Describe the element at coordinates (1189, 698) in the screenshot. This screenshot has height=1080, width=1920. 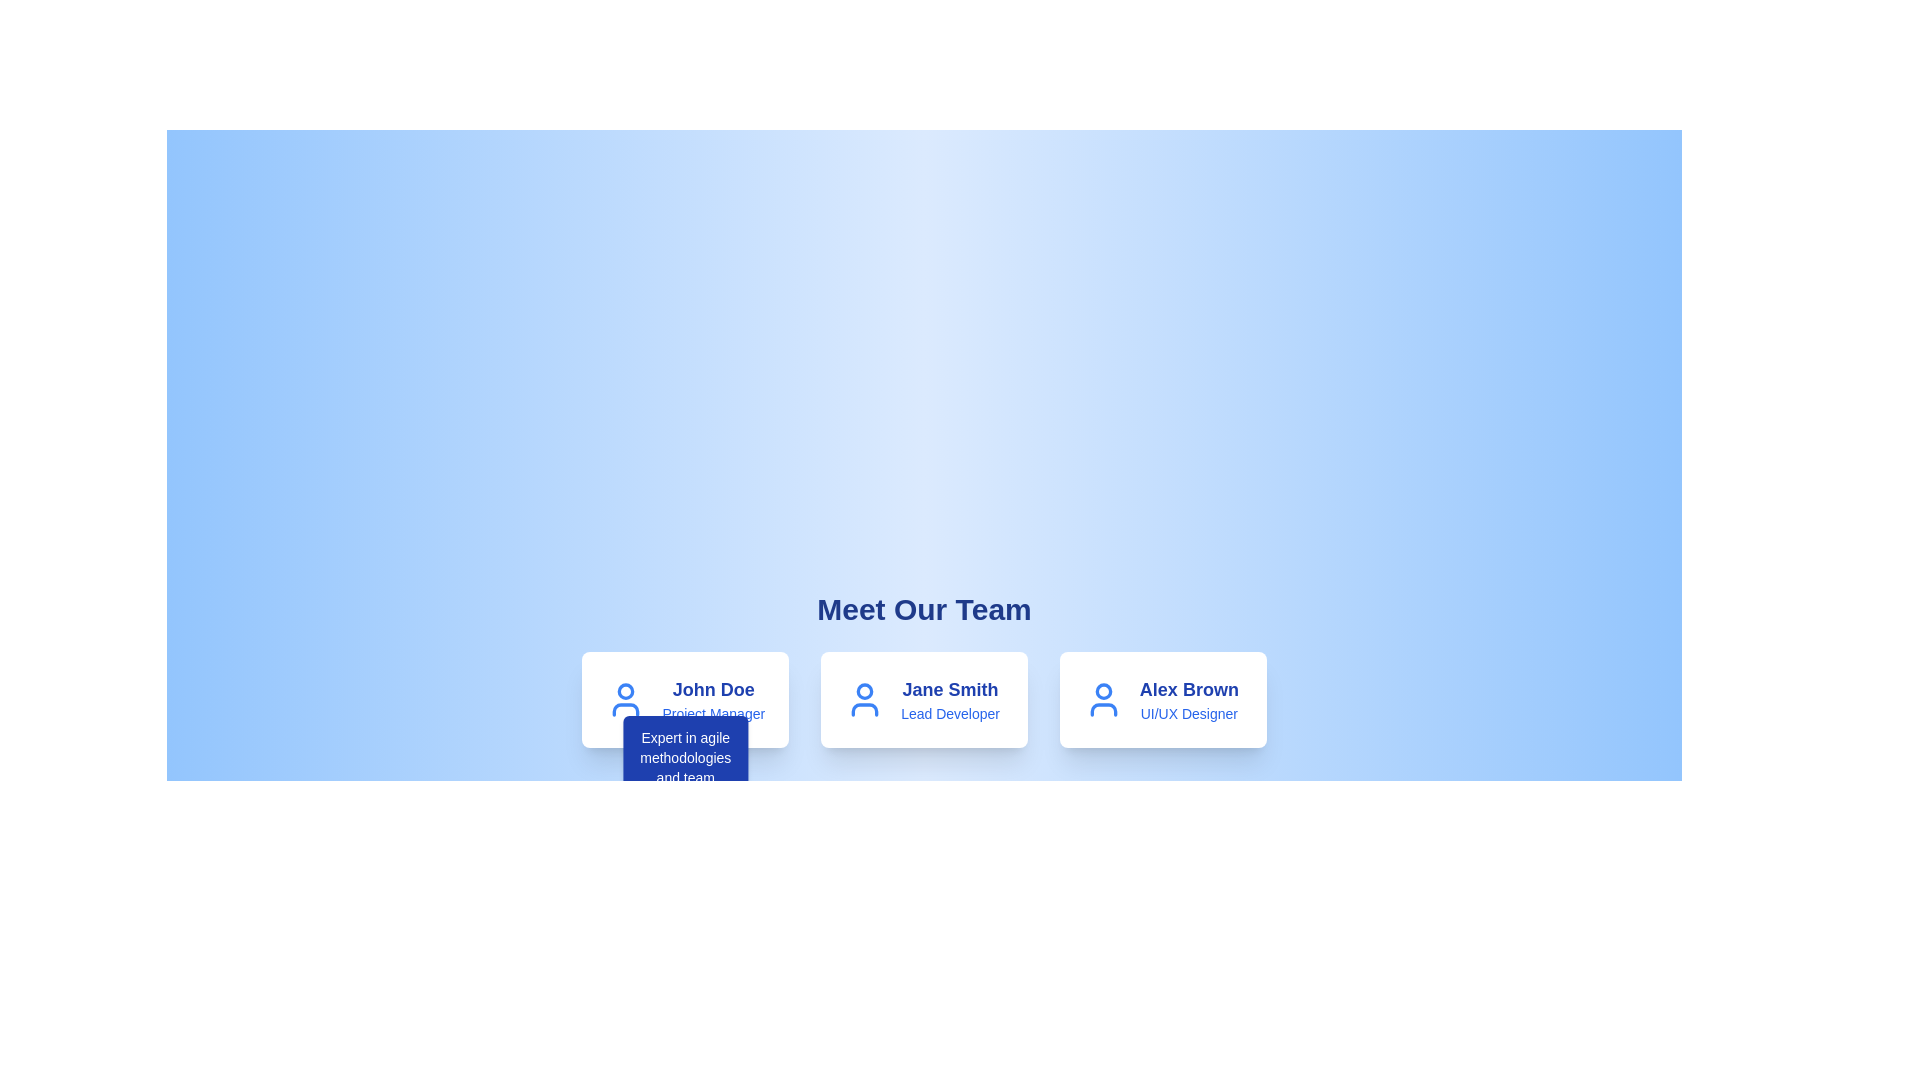
I see `the text content displaying the name and job title of a team member located in the third card from the left in the 'Meet Our Team' section, positioned under the person icon` at that location.